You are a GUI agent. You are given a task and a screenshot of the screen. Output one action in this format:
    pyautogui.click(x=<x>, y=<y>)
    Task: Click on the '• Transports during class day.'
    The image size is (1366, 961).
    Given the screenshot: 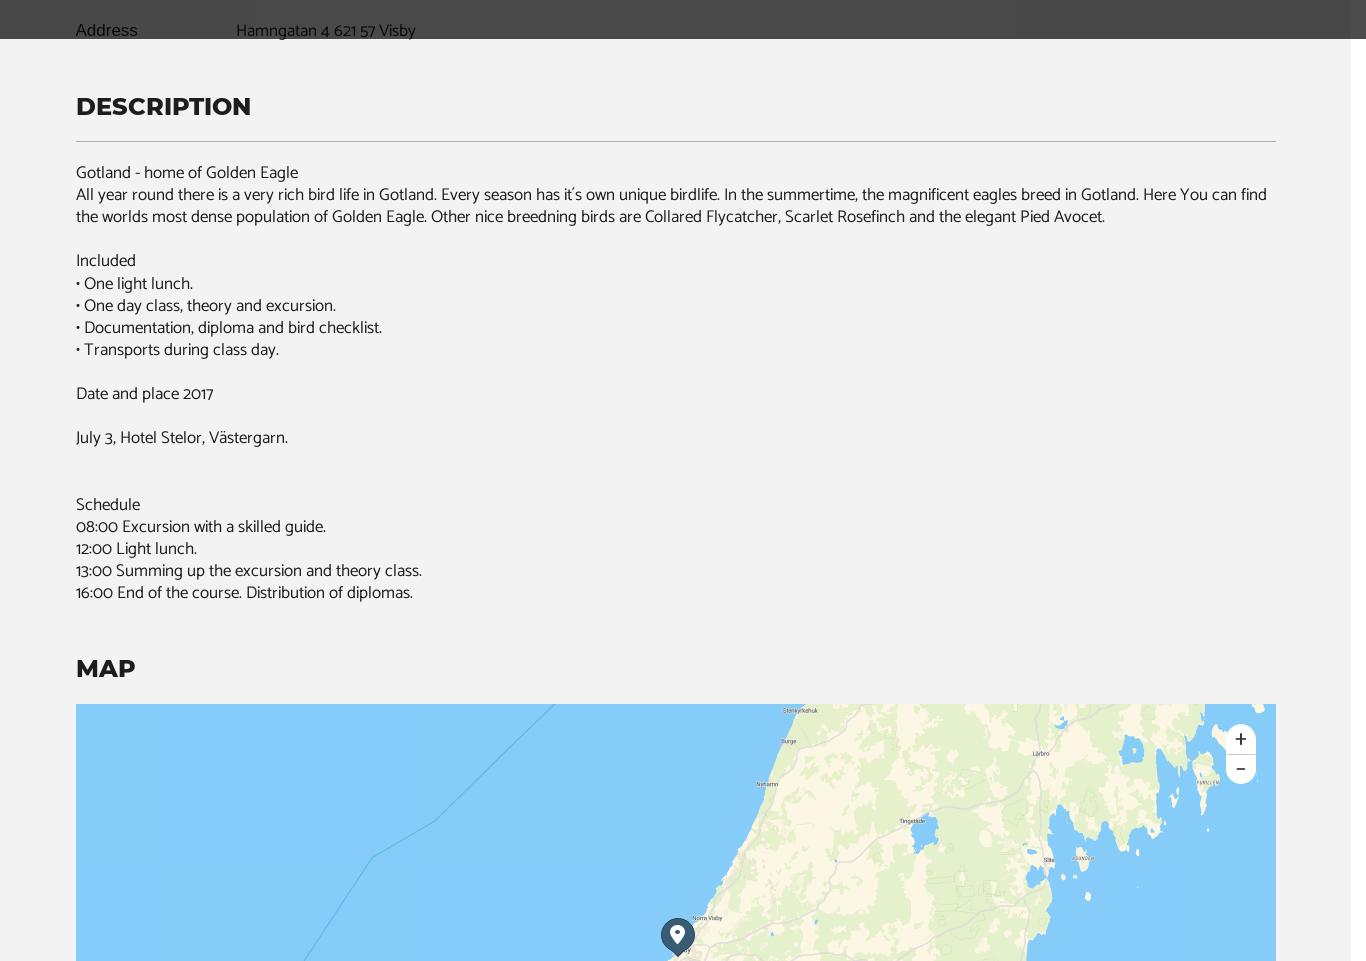 What is the action you would take?
    pyautogui.click(x=175, y=348)
    